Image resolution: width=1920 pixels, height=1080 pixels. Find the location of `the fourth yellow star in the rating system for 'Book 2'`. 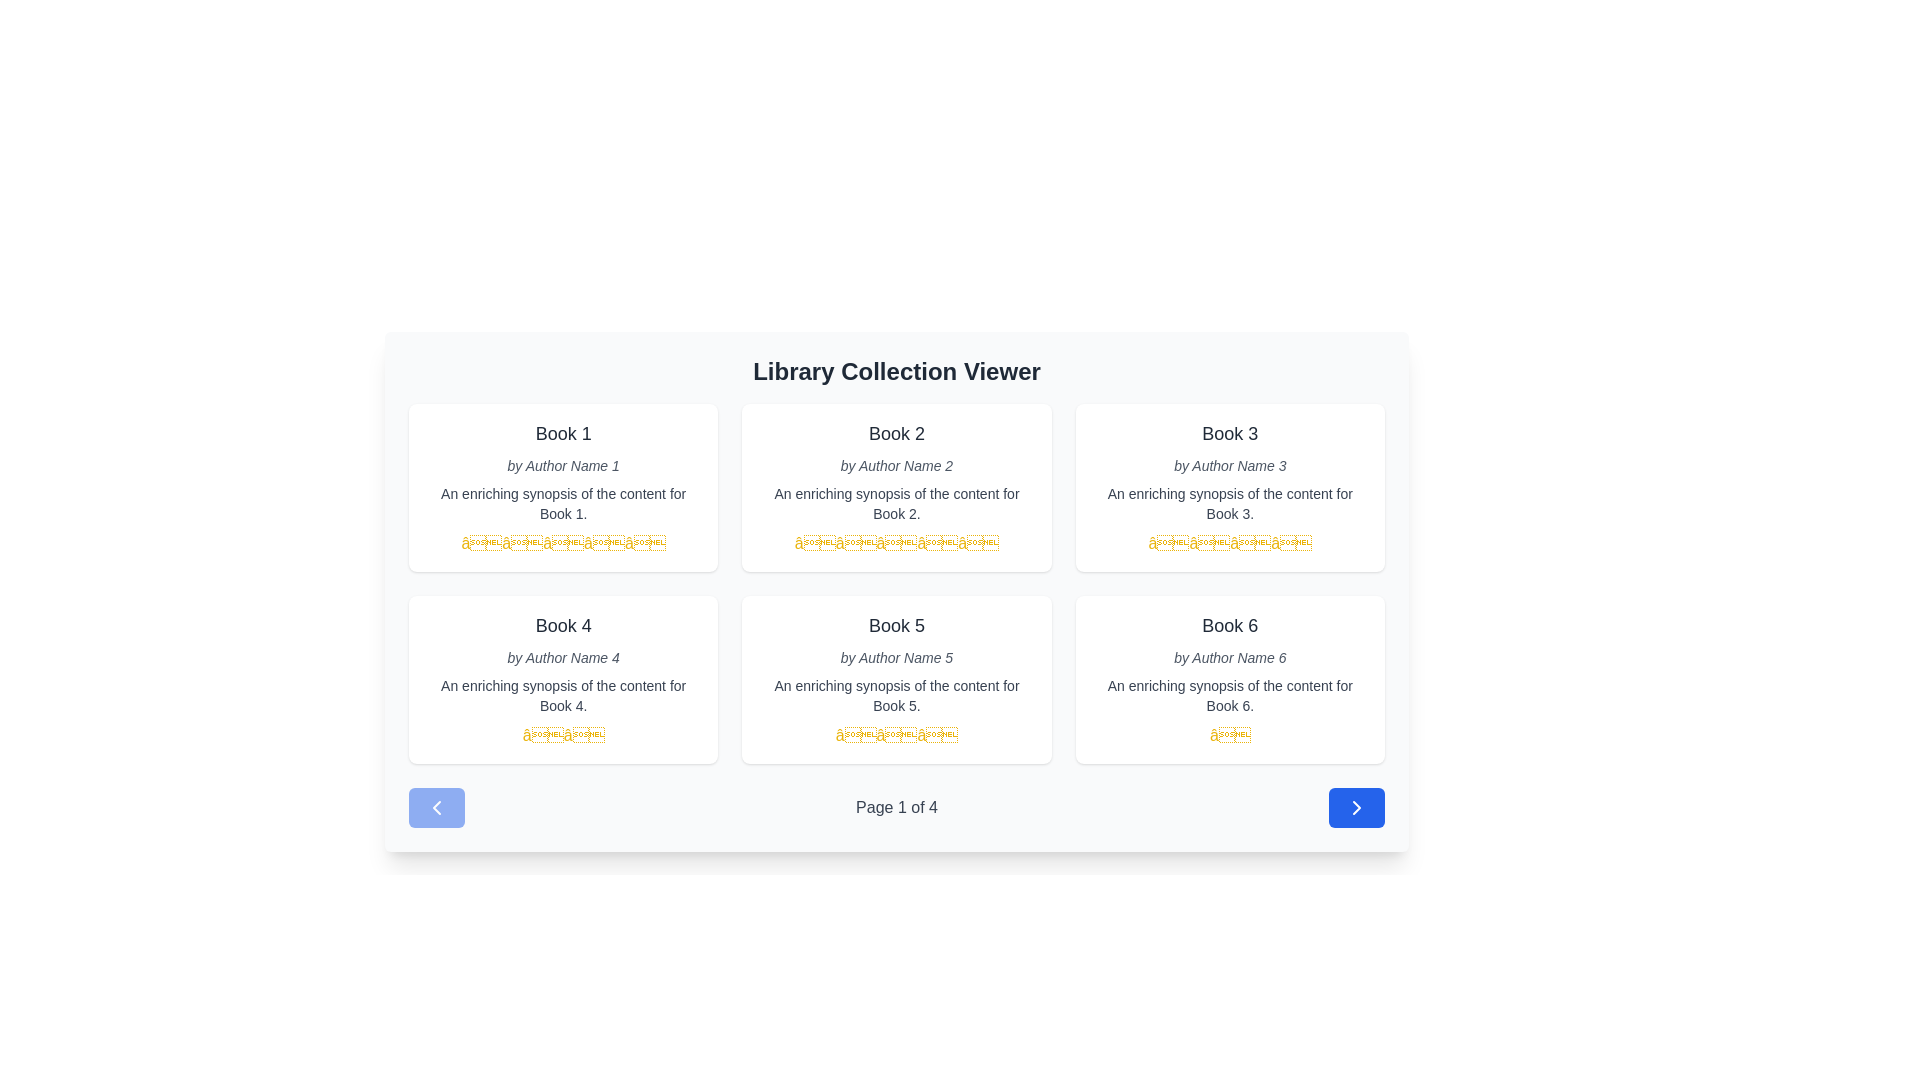

the fourth yellow star in the rating system for 'Book 2' is located at coordinates (936, 543).